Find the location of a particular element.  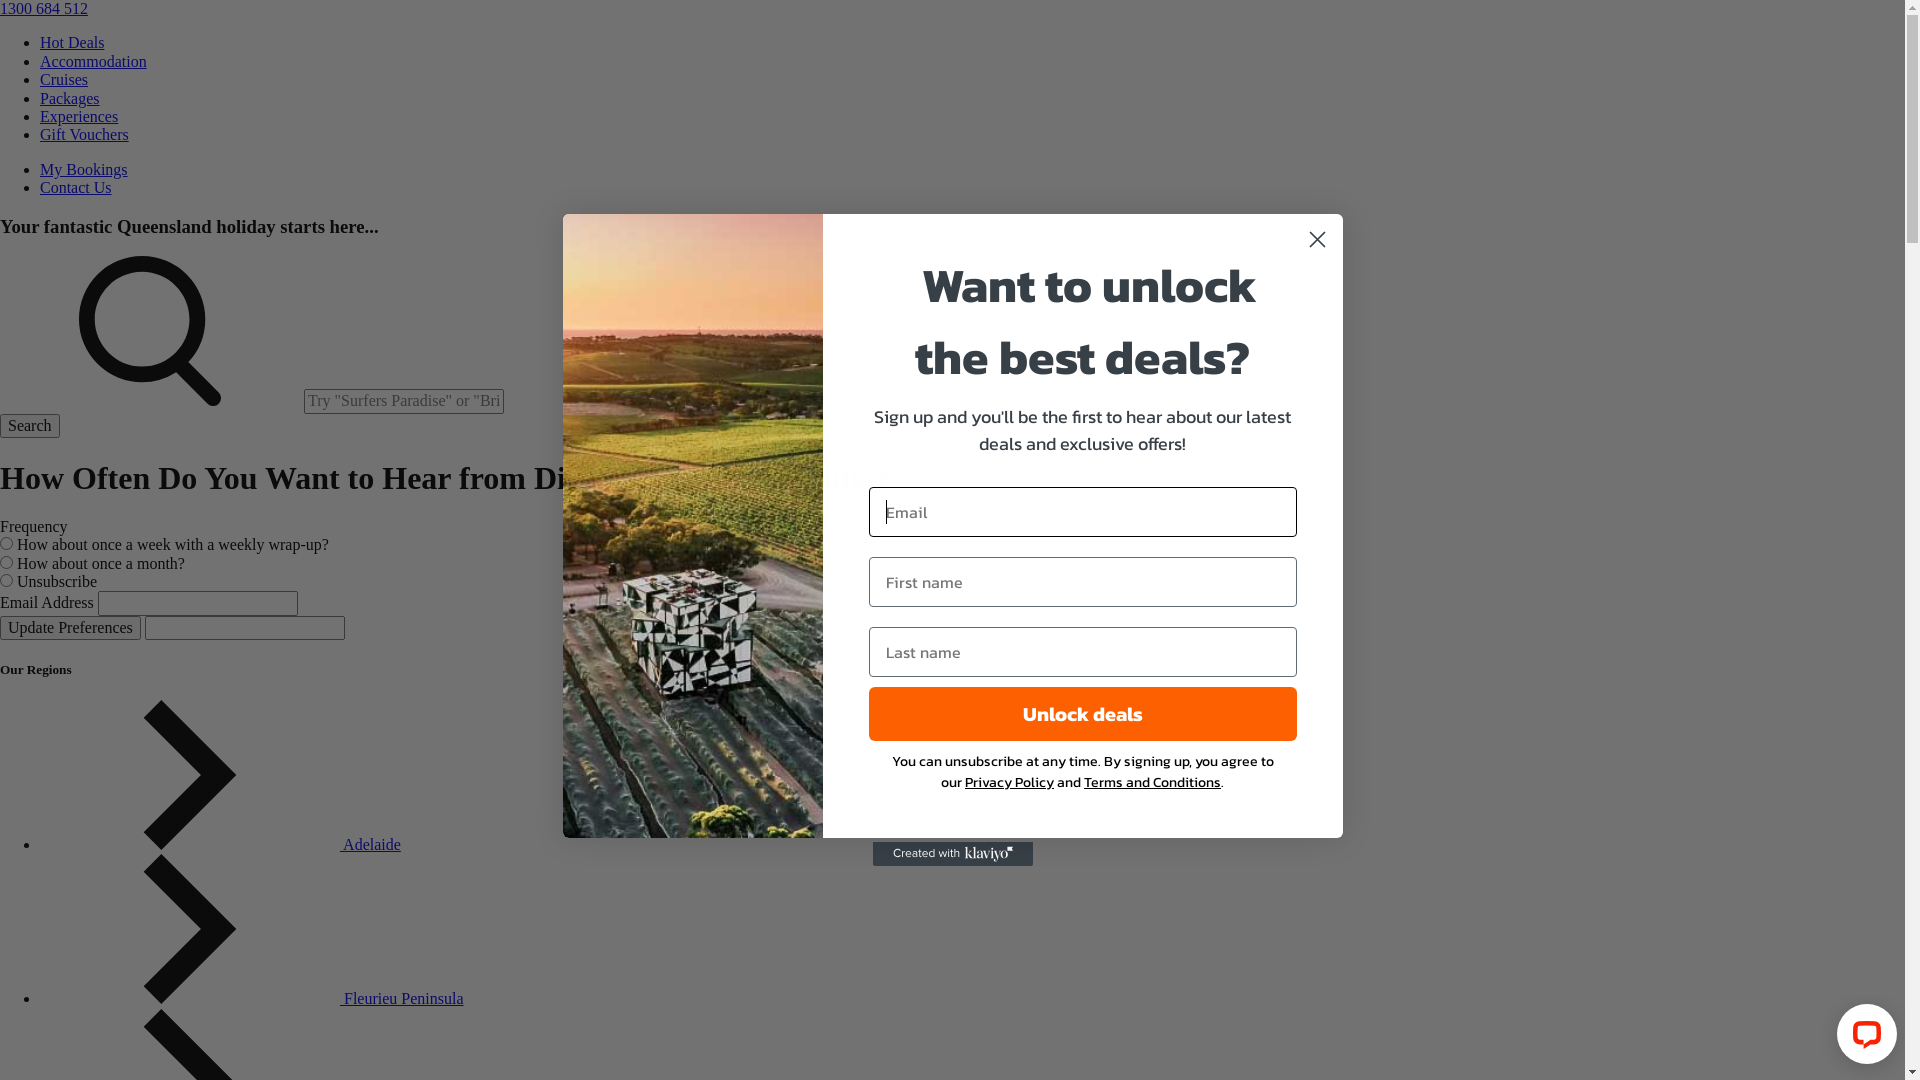

'Close dialog 1' is located at coordinates (1317, 238).